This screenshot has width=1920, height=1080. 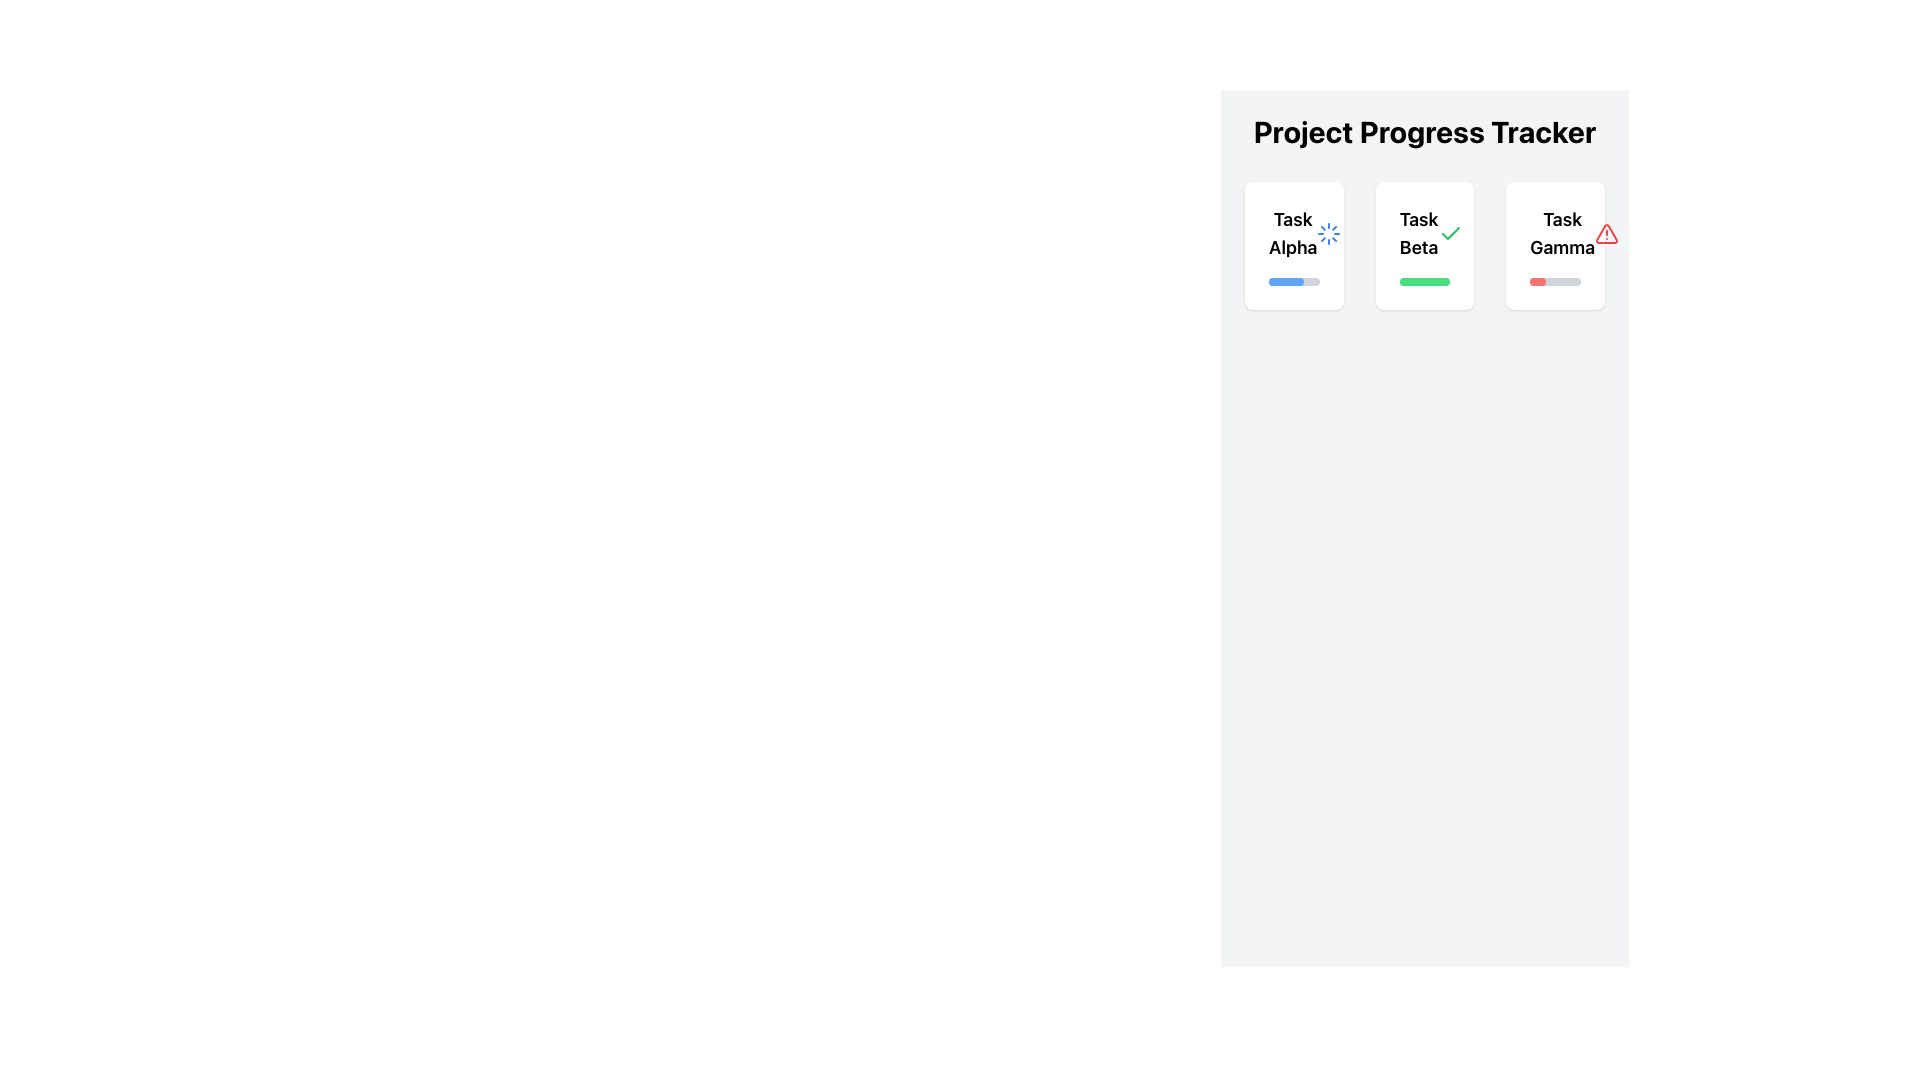 I want to click on the progress status of the horizontally-oriented progress bar located at the bottom of the 'Task Beta' card, which has a gray background and a green-filled section indicating completed progress, so click(x=1424, y=281).